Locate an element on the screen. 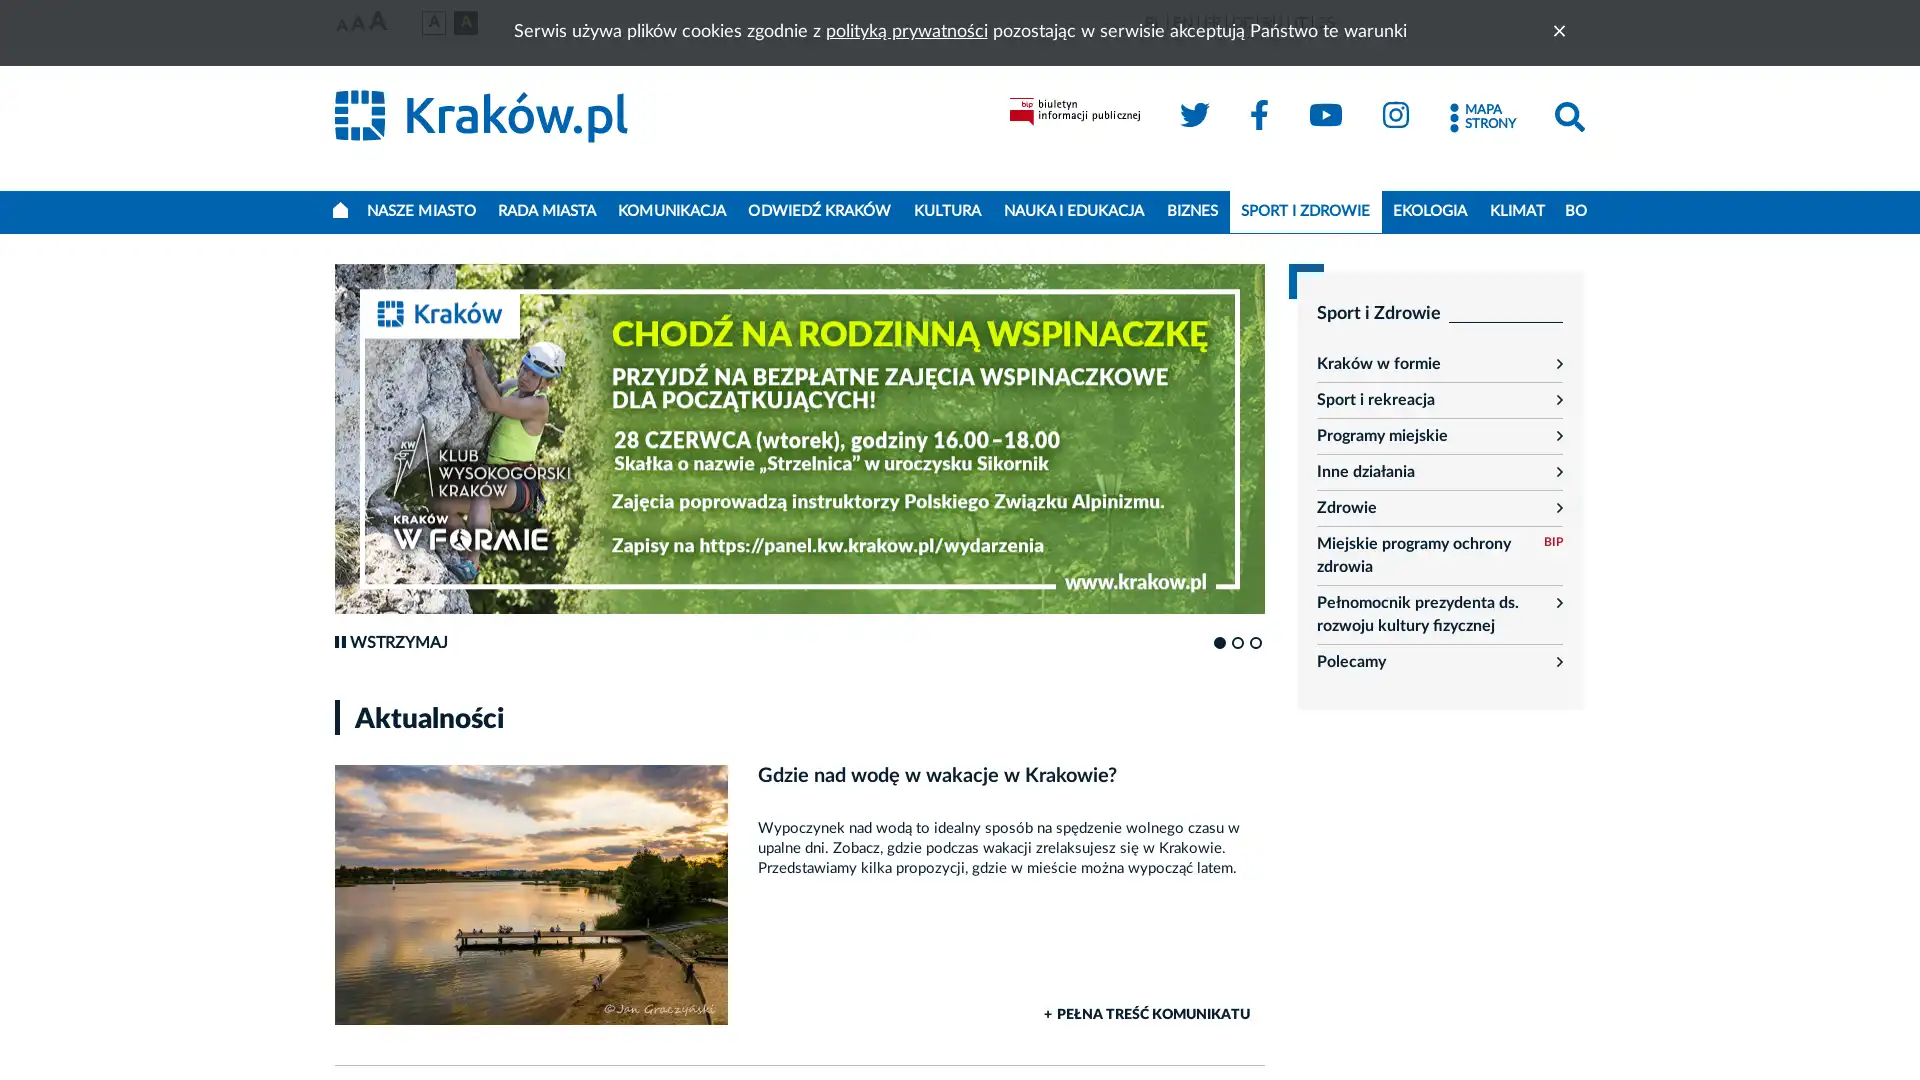 This screenshot has height=1080, width=1920. Wersja podstawowa is located at coordinates (432, 22).